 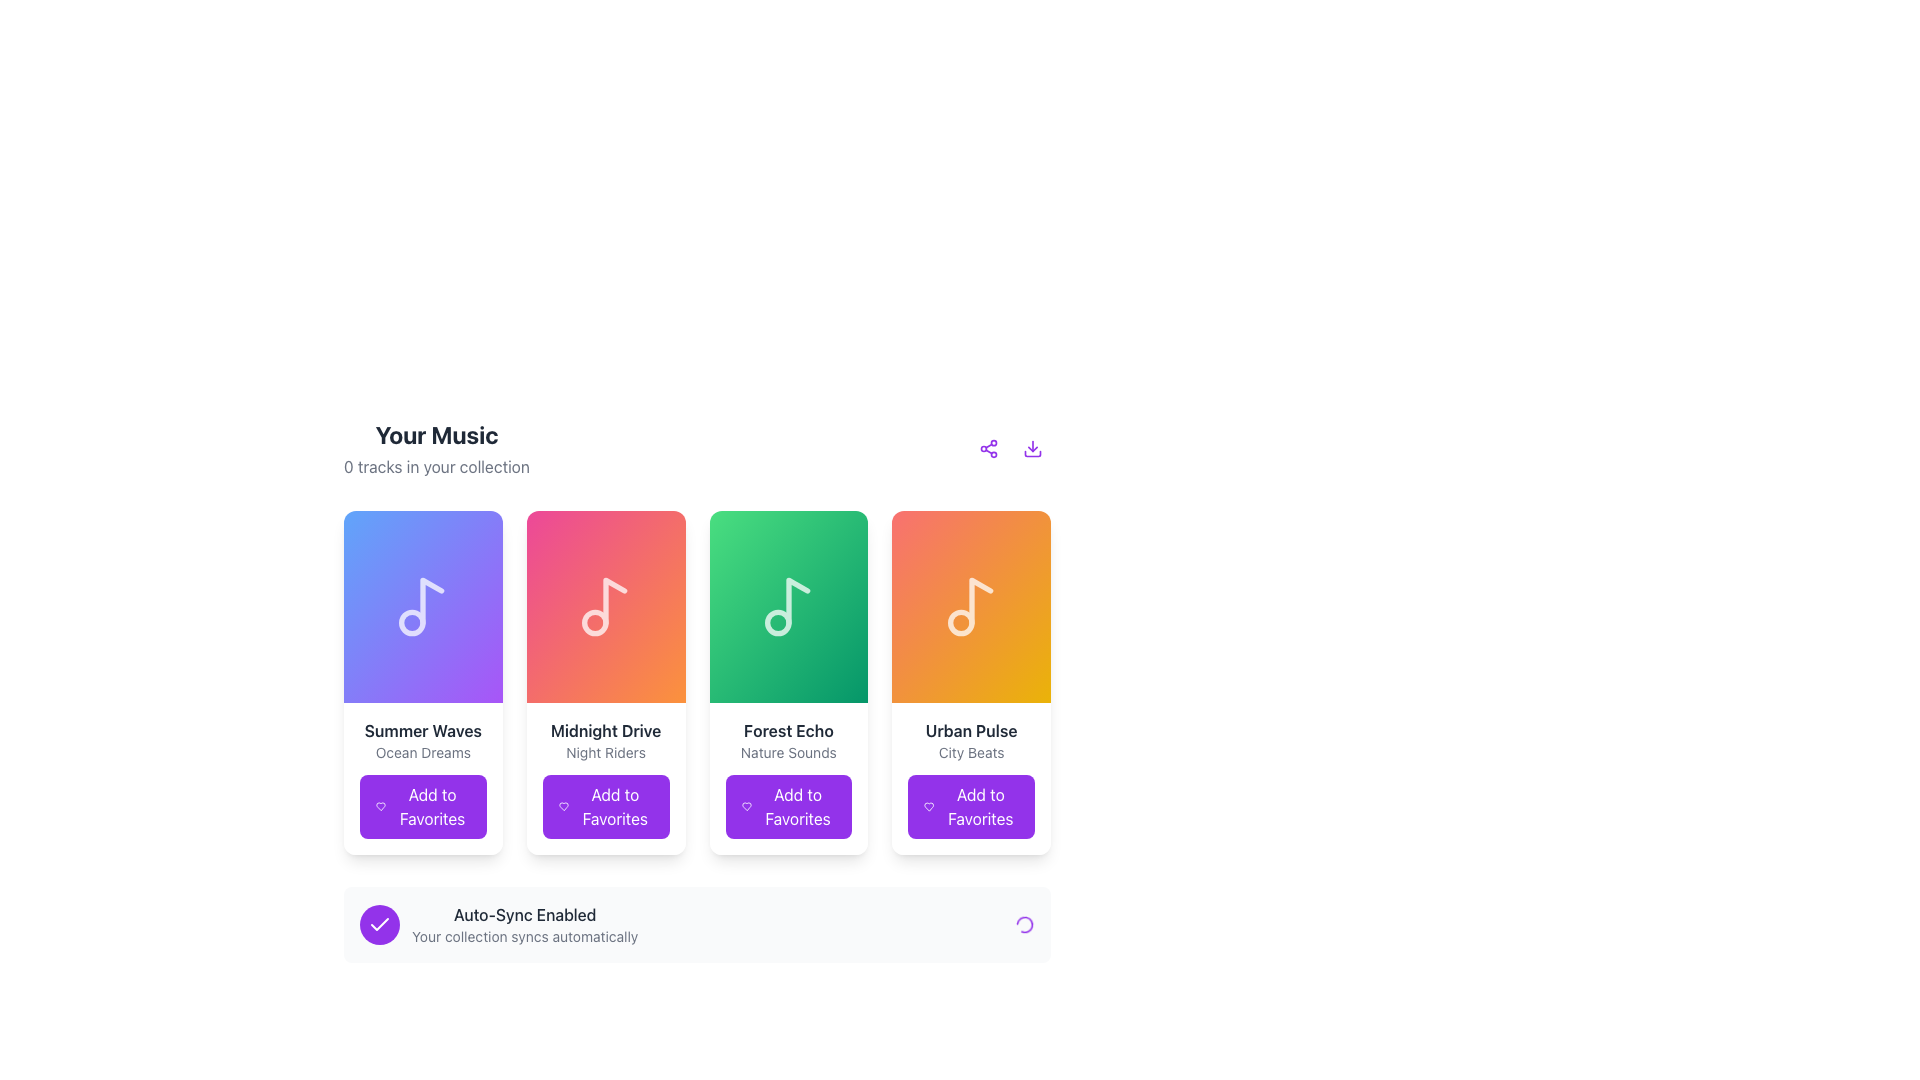 What do you see at coordinates (1032, 447) in the screenshot?
I see `the Interactive Button located in the horizontal UI group near the top-right corner of the primary content layout` at bounding box center [1032, 447].